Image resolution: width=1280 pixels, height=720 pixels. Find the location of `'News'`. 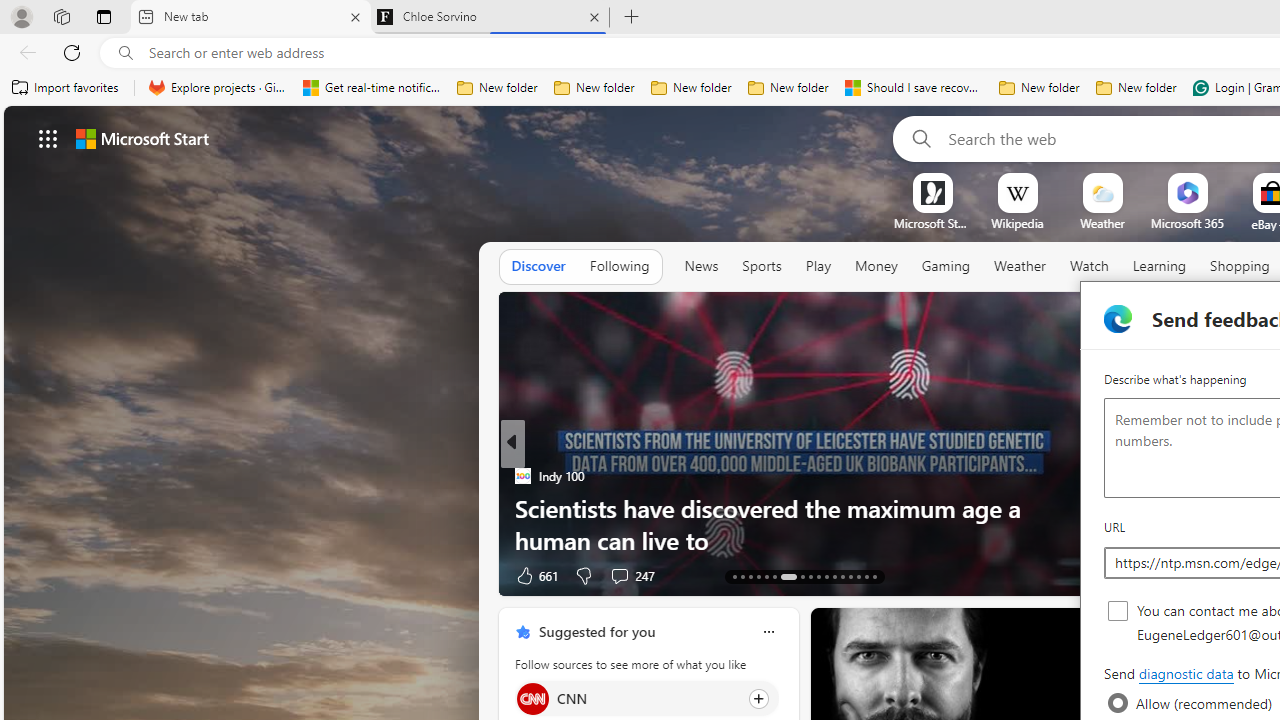

'News' is located at coordinates (701, 265).